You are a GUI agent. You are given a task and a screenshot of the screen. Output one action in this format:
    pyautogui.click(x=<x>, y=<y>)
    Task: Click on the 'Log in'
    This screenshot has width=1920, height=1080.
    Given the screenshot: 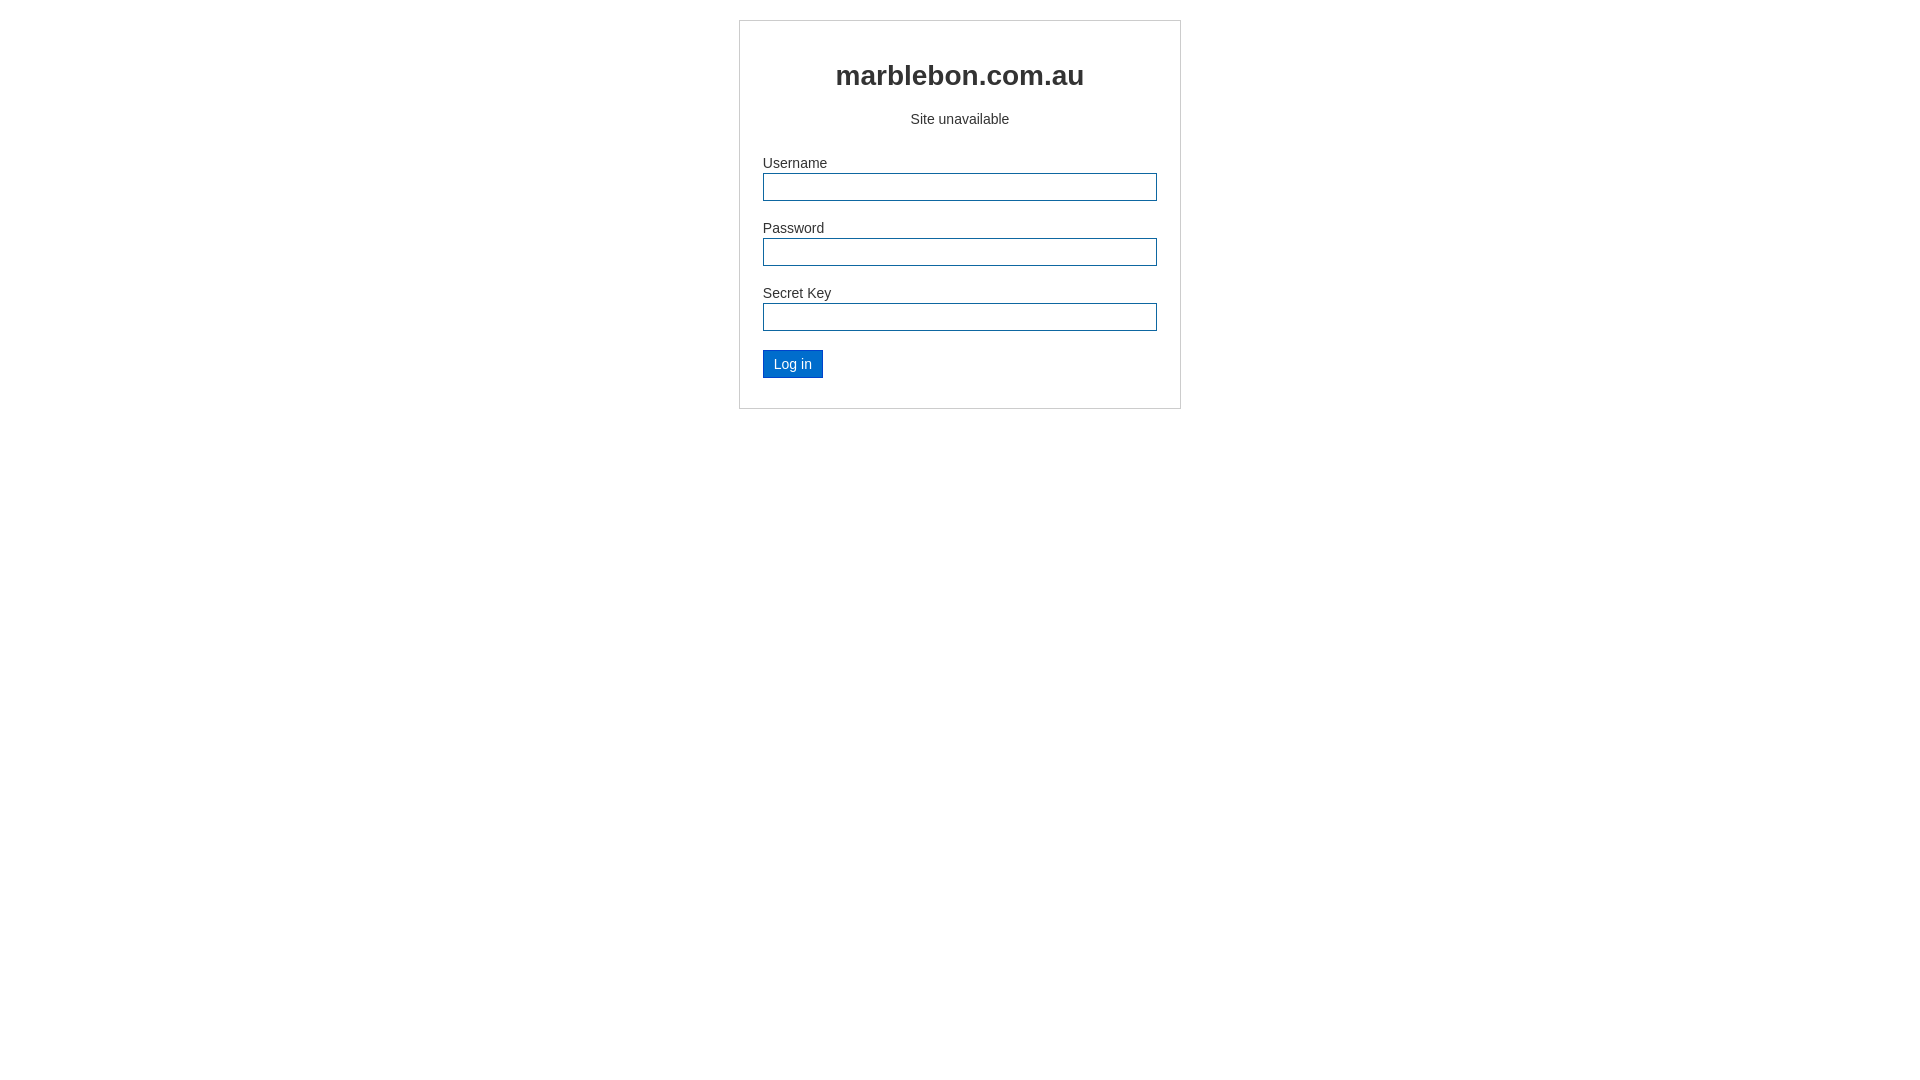 What is the action you would take?
    pyautogui.click(x=791, y=363)
    